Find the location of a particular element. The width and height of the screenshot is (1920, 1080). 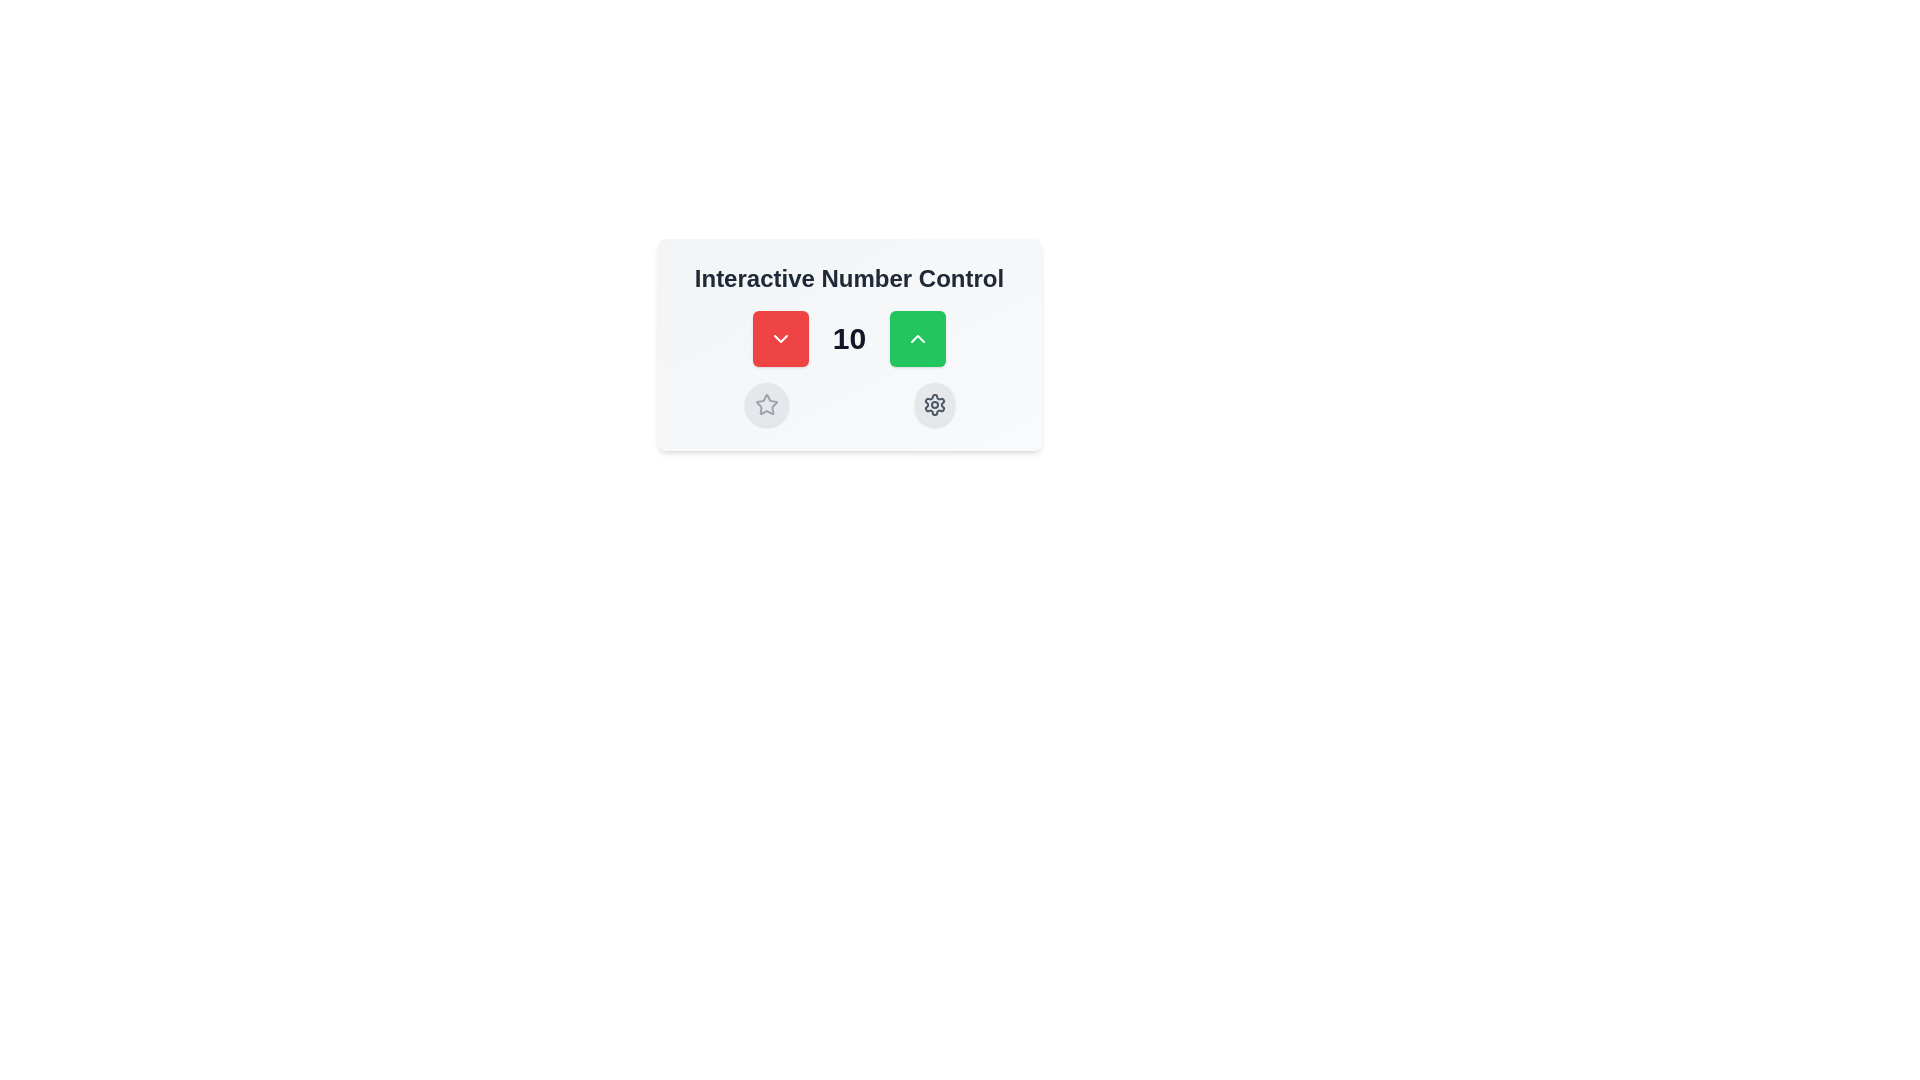

the star-shaped icon button located at the bottom-left corner of the control group is located at coordinates (765, 405).